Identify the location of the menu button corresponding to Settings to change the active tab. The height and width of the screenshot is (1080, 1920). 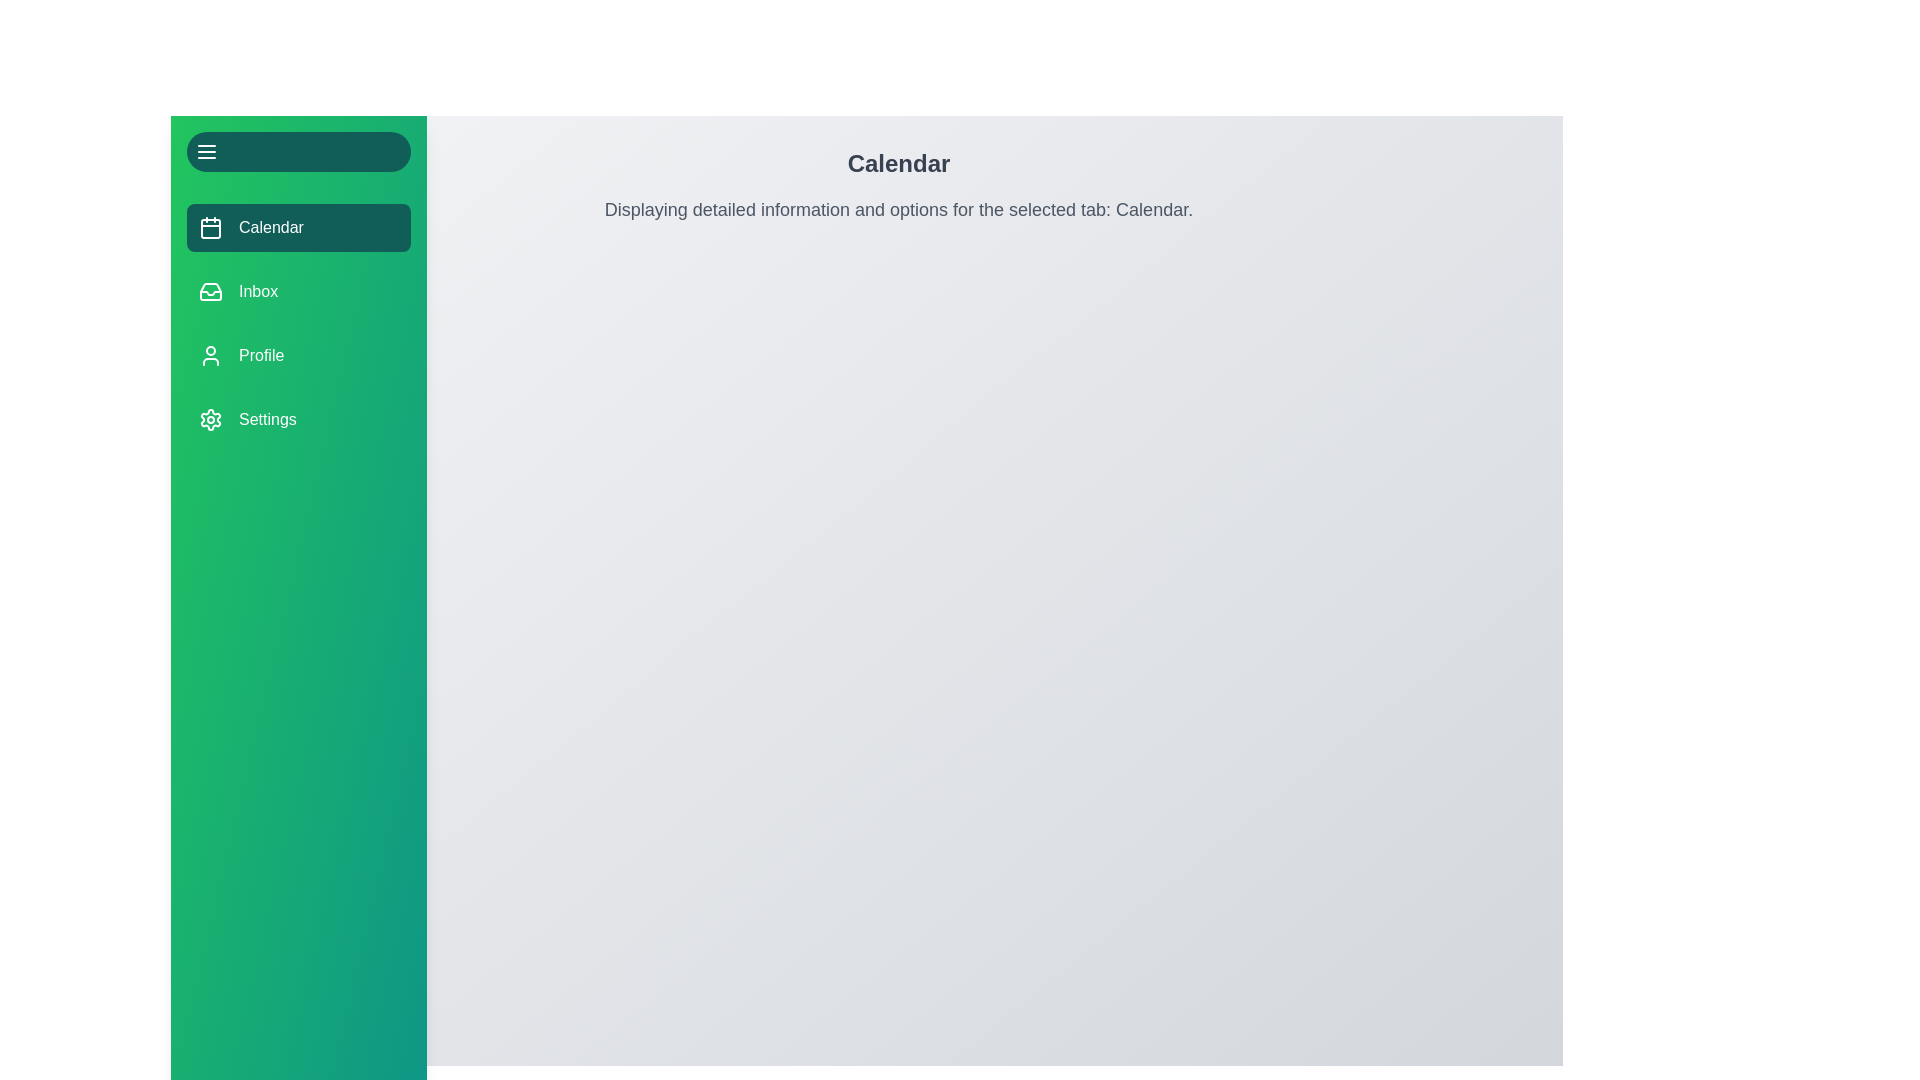
(297, 419).